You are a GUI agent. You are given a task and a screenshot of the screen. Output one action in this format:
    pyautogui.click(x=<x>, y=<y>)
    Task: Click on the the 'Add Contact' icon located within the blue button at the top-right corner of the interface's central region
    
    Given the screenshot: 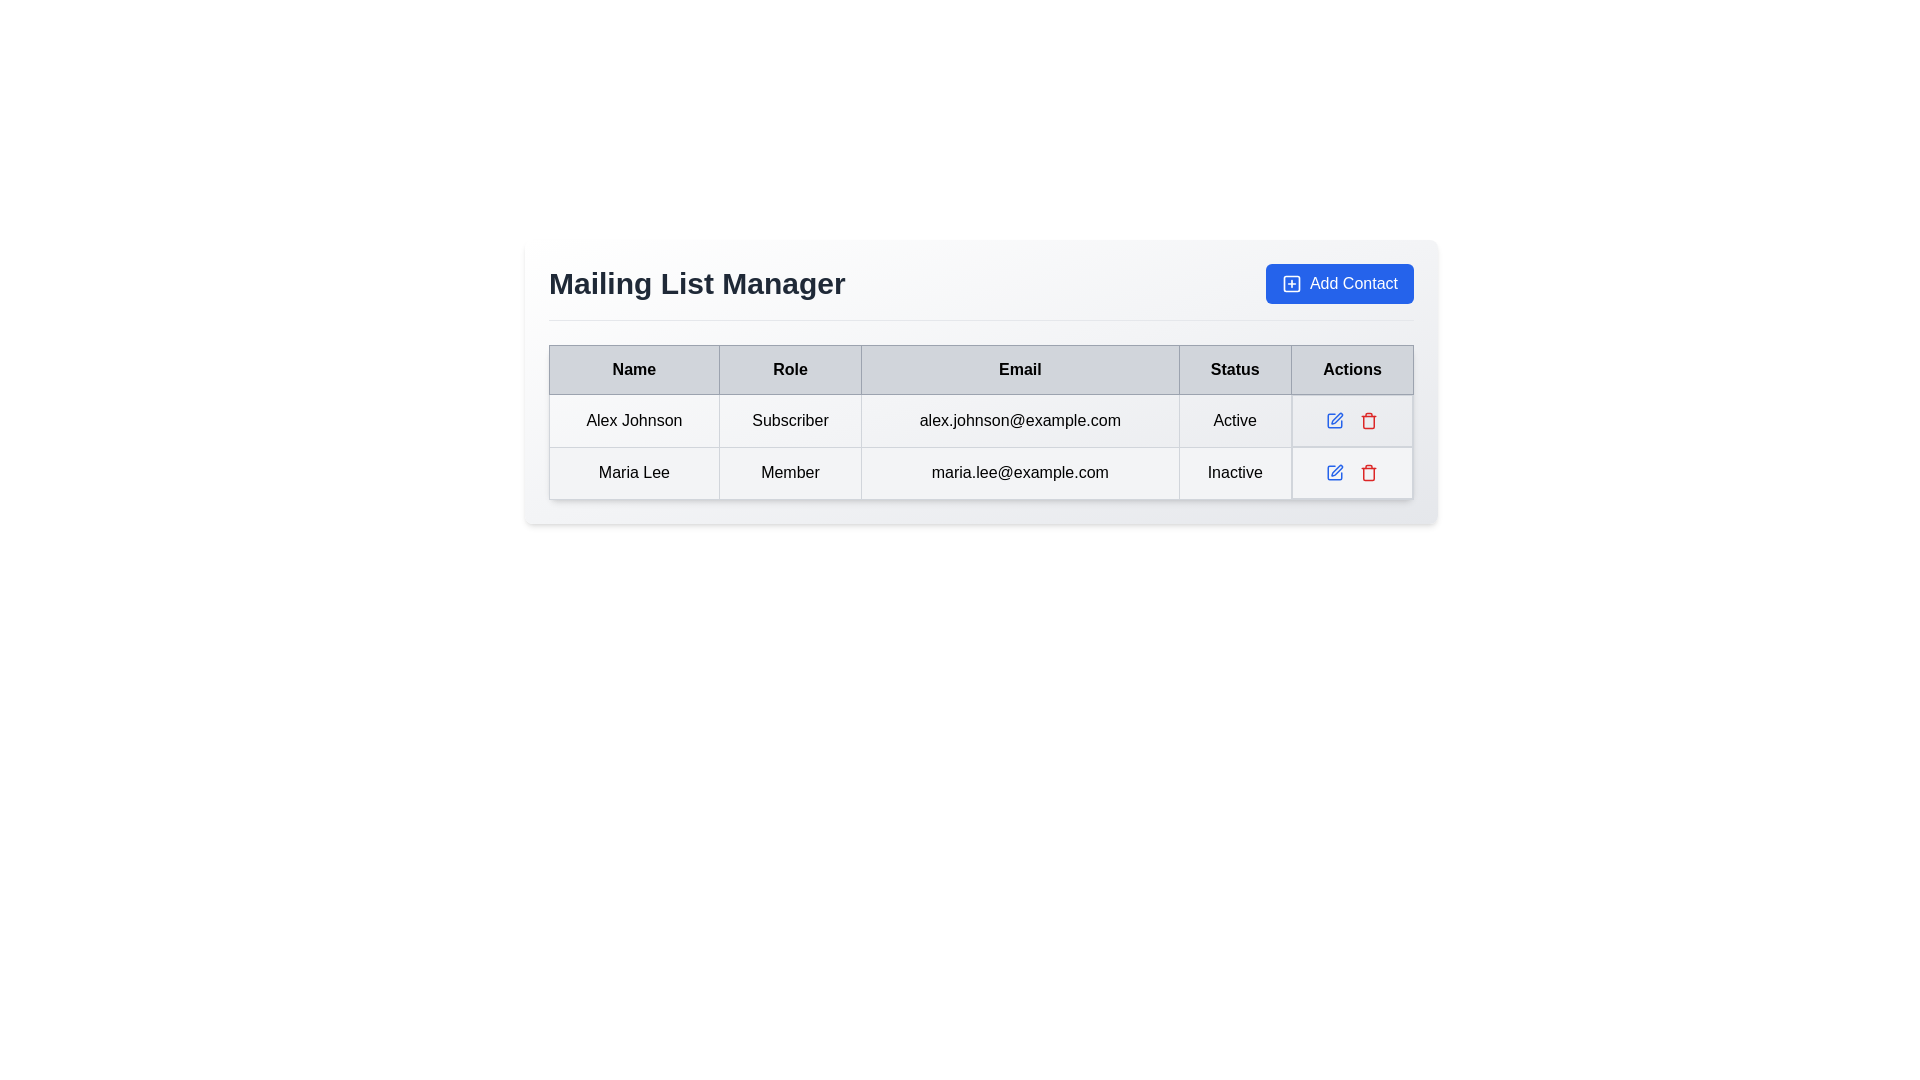 What is the action you would take?
    pyautogui.click(x=1291, y=284)
    